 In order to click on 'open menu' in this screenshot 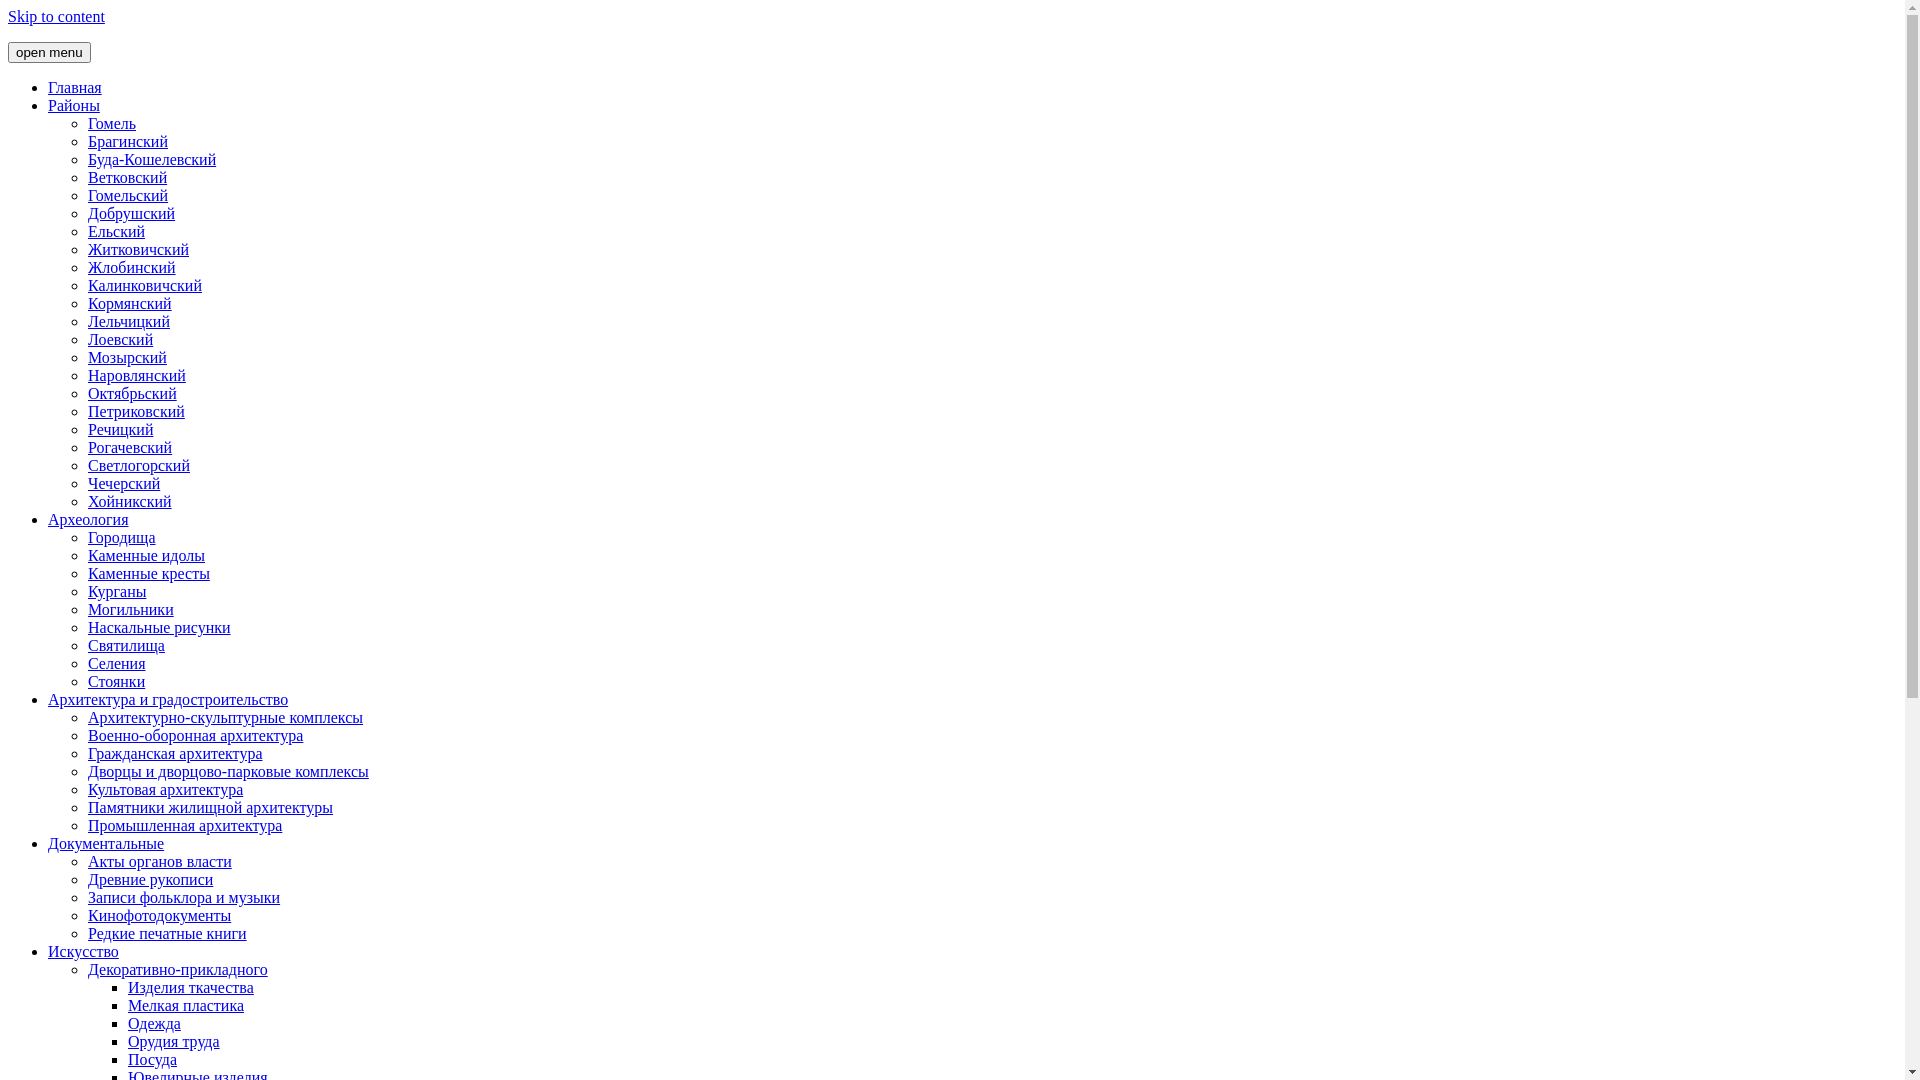, I will do `click(8, 51)`.